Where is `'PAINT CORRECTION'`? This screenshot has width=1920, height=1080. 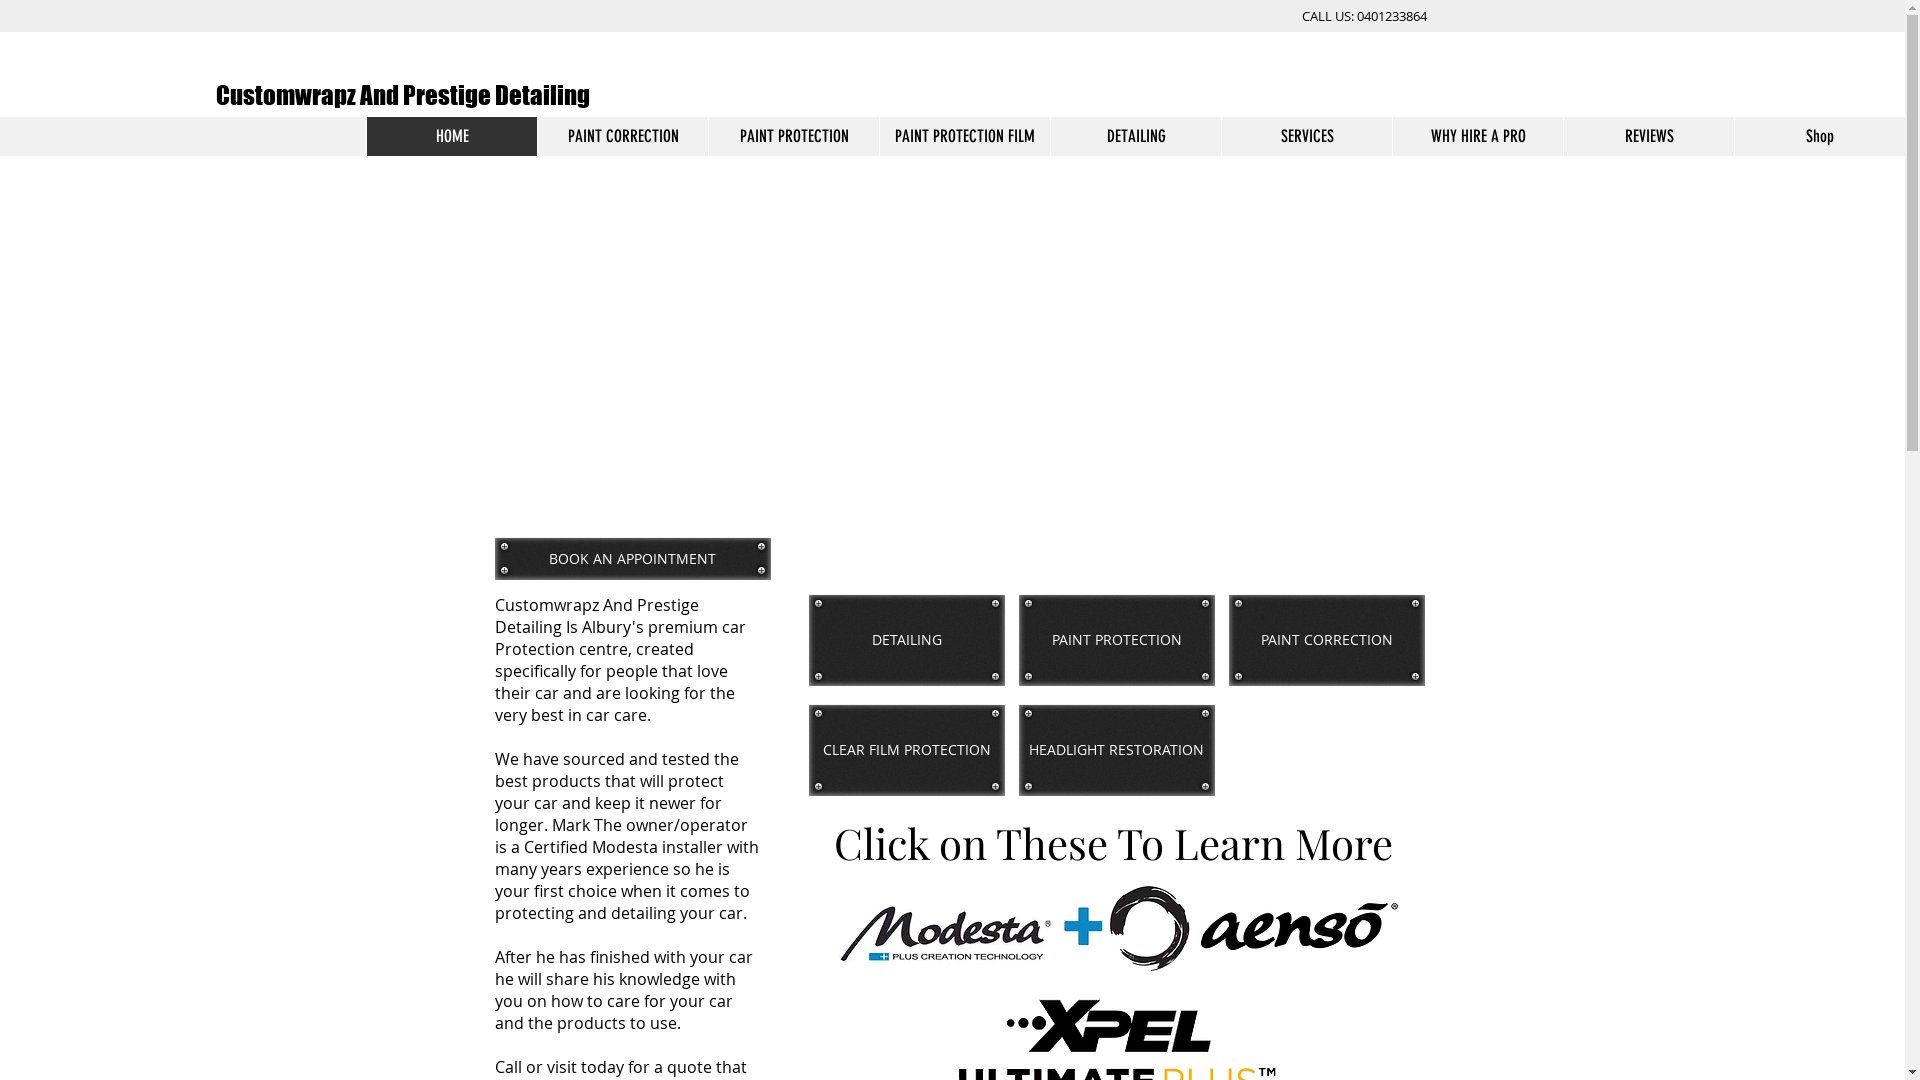 'PAINT CORRECTION' is located at coordinates (1325, 640).